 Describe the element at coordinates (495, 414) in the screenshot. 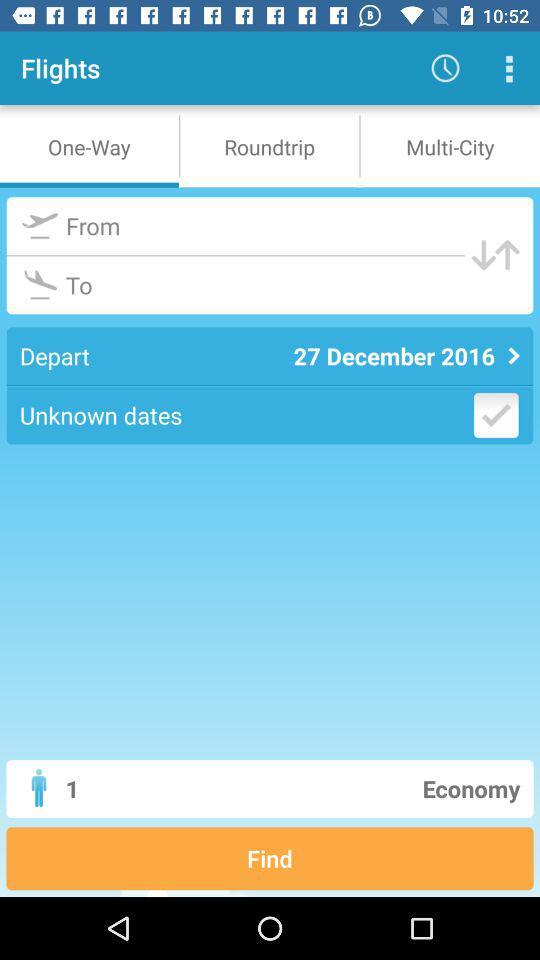

I see `unkown dates` at that location.